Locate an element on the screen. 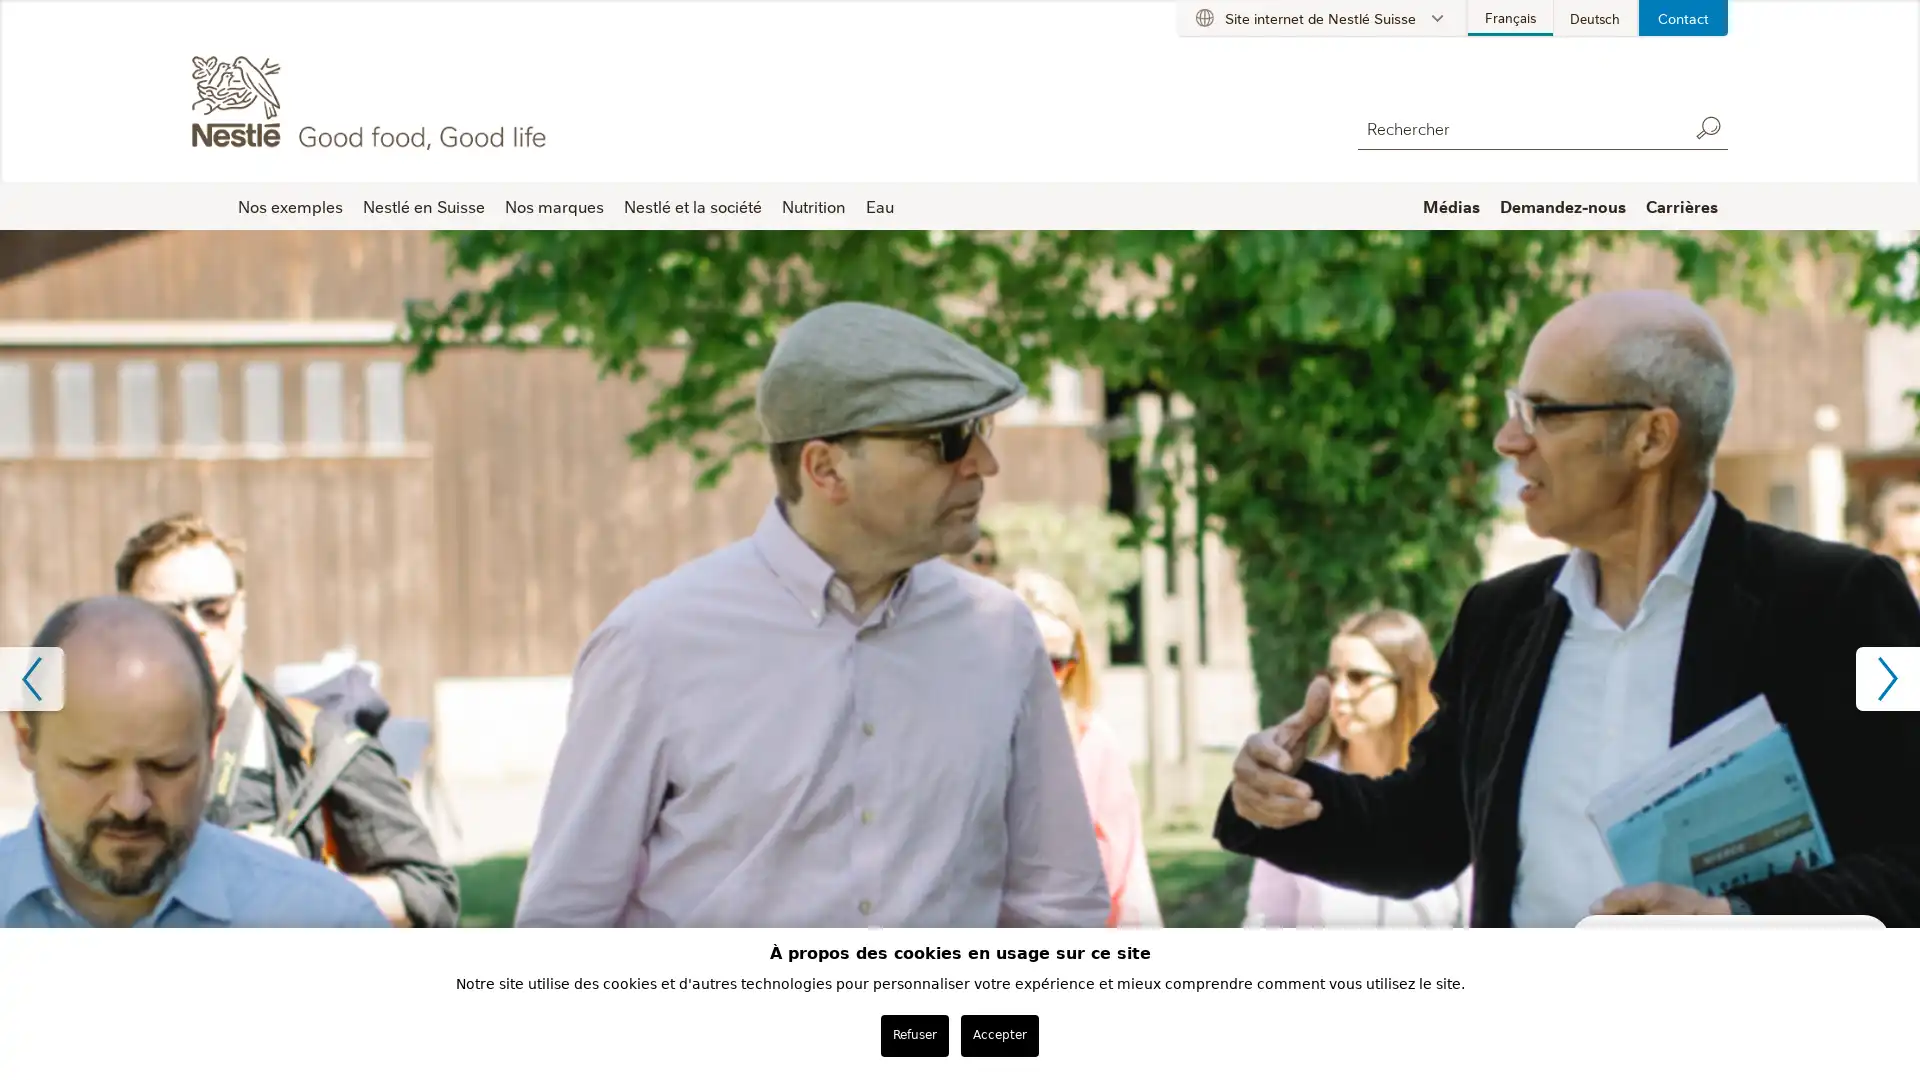 Image resolution: width=1920 pixels, height=1080 pixels. Refuser is located at coordinates (914, 1034).